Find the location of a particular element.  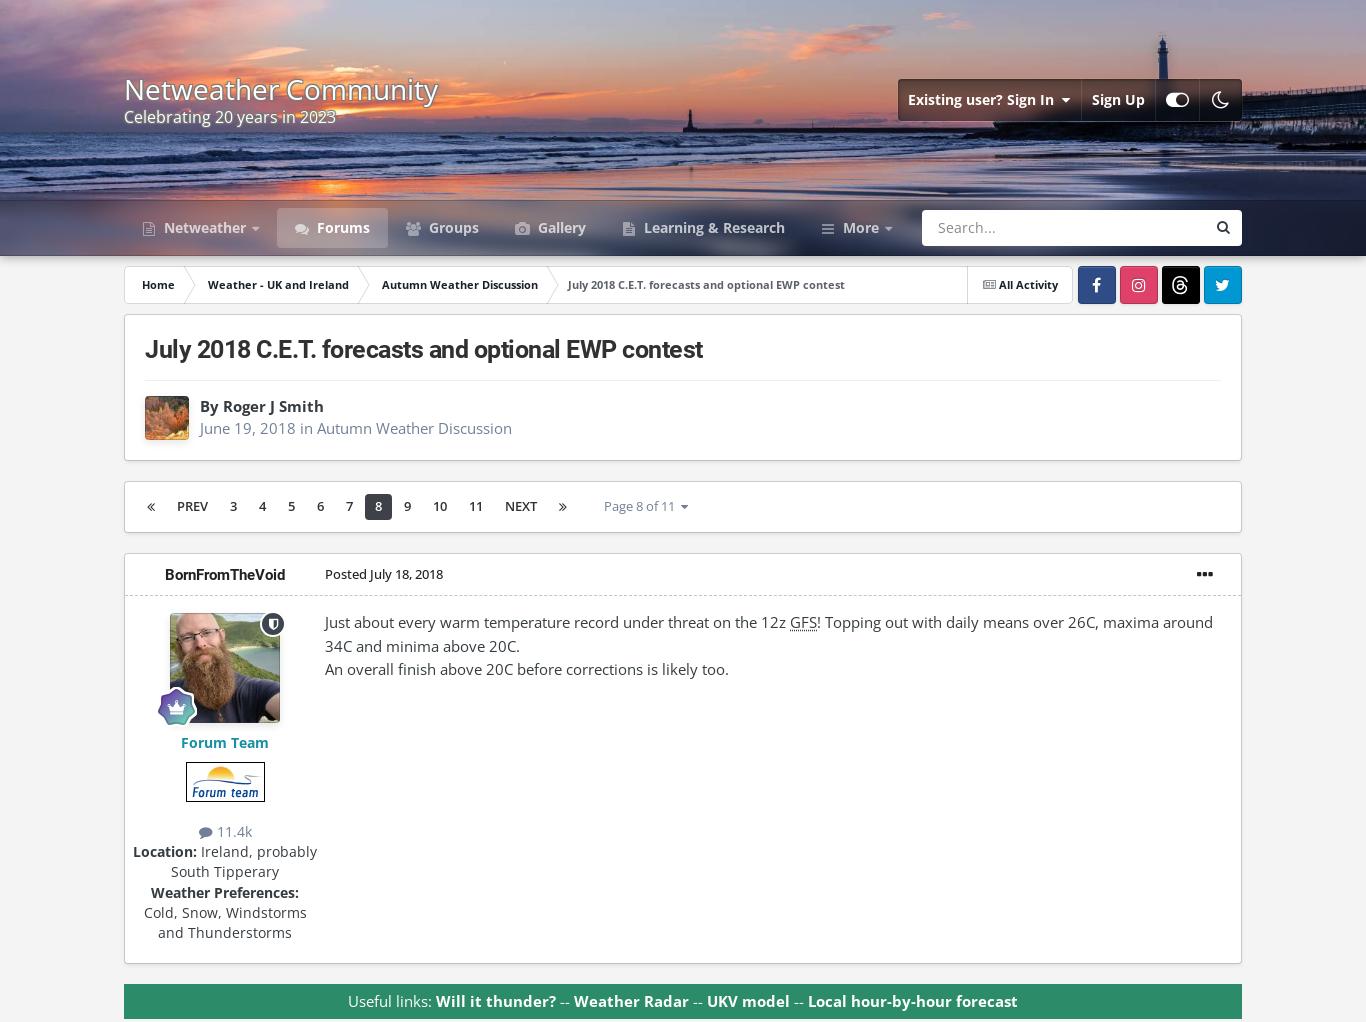

'Unread Content' is located at coordinates (781, 382).